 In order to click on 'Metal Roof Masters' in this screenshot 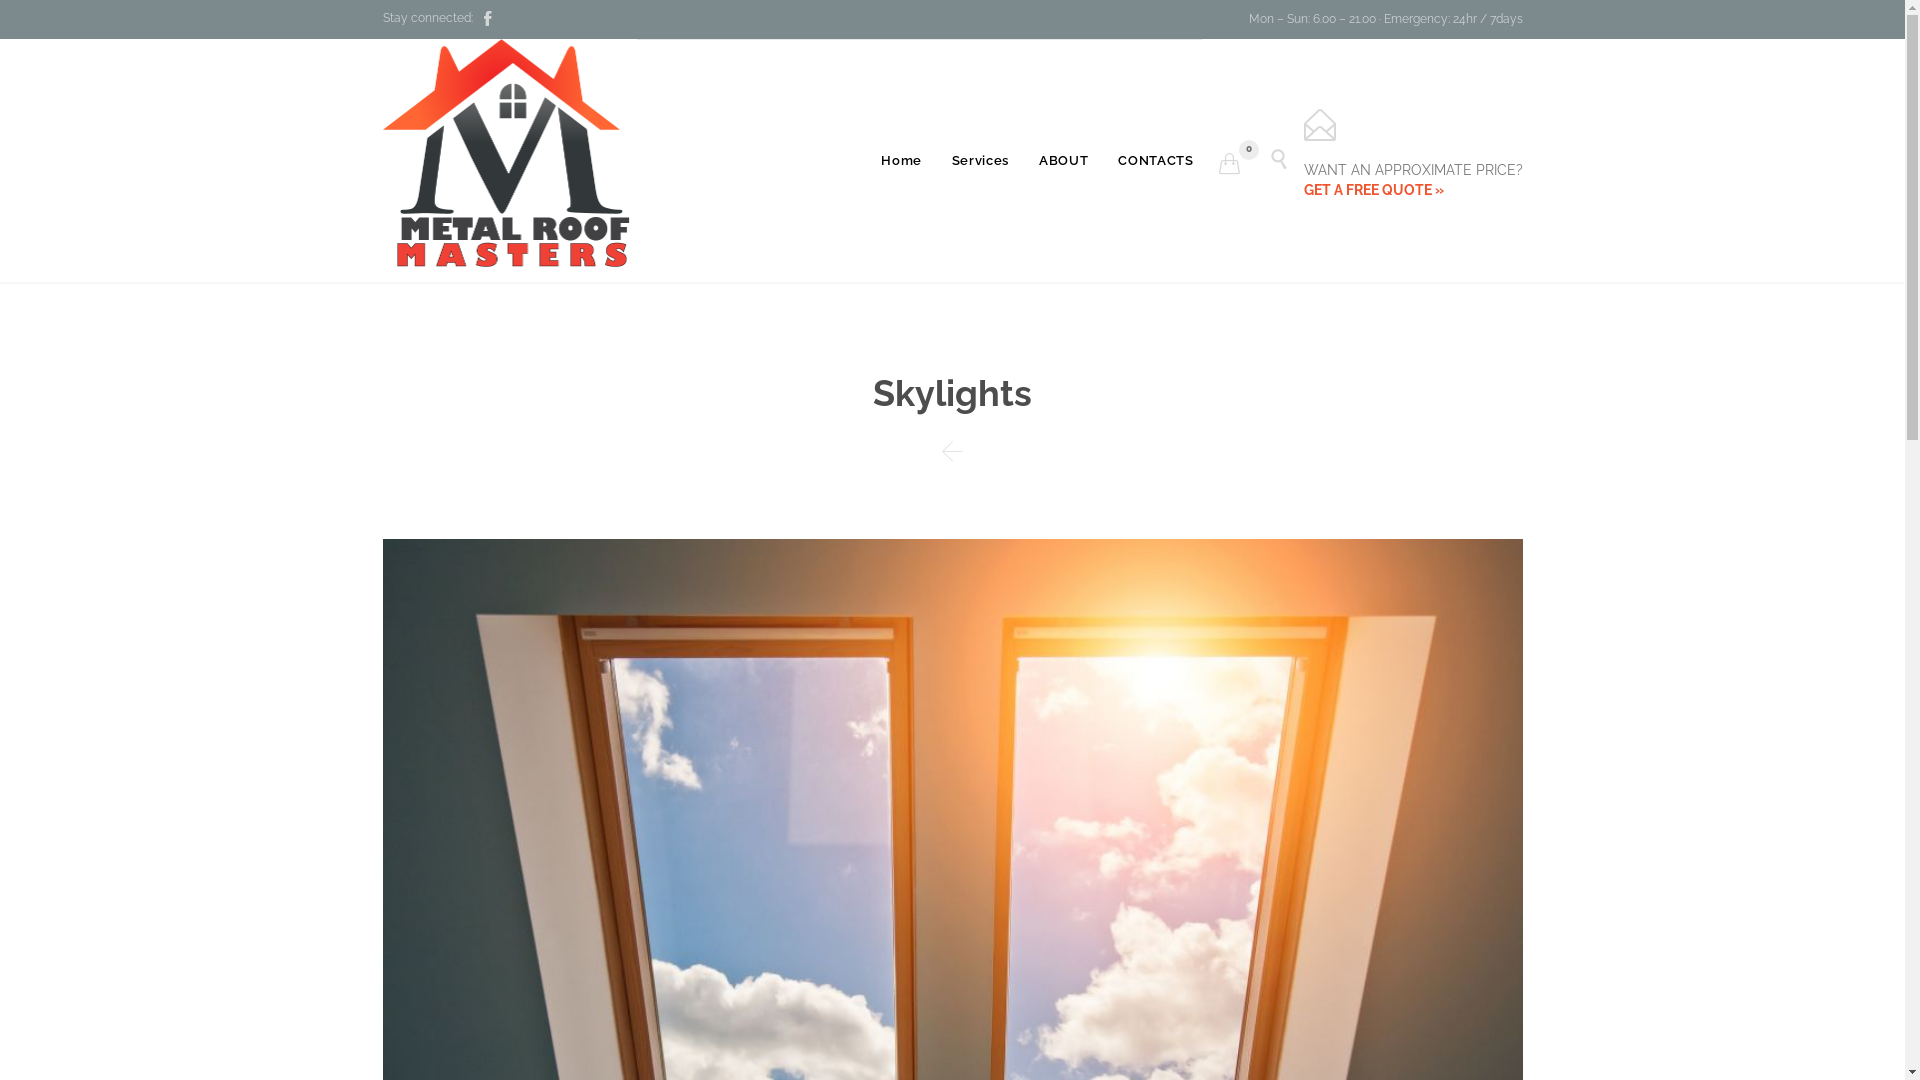, I will do `click(509, 159)`.